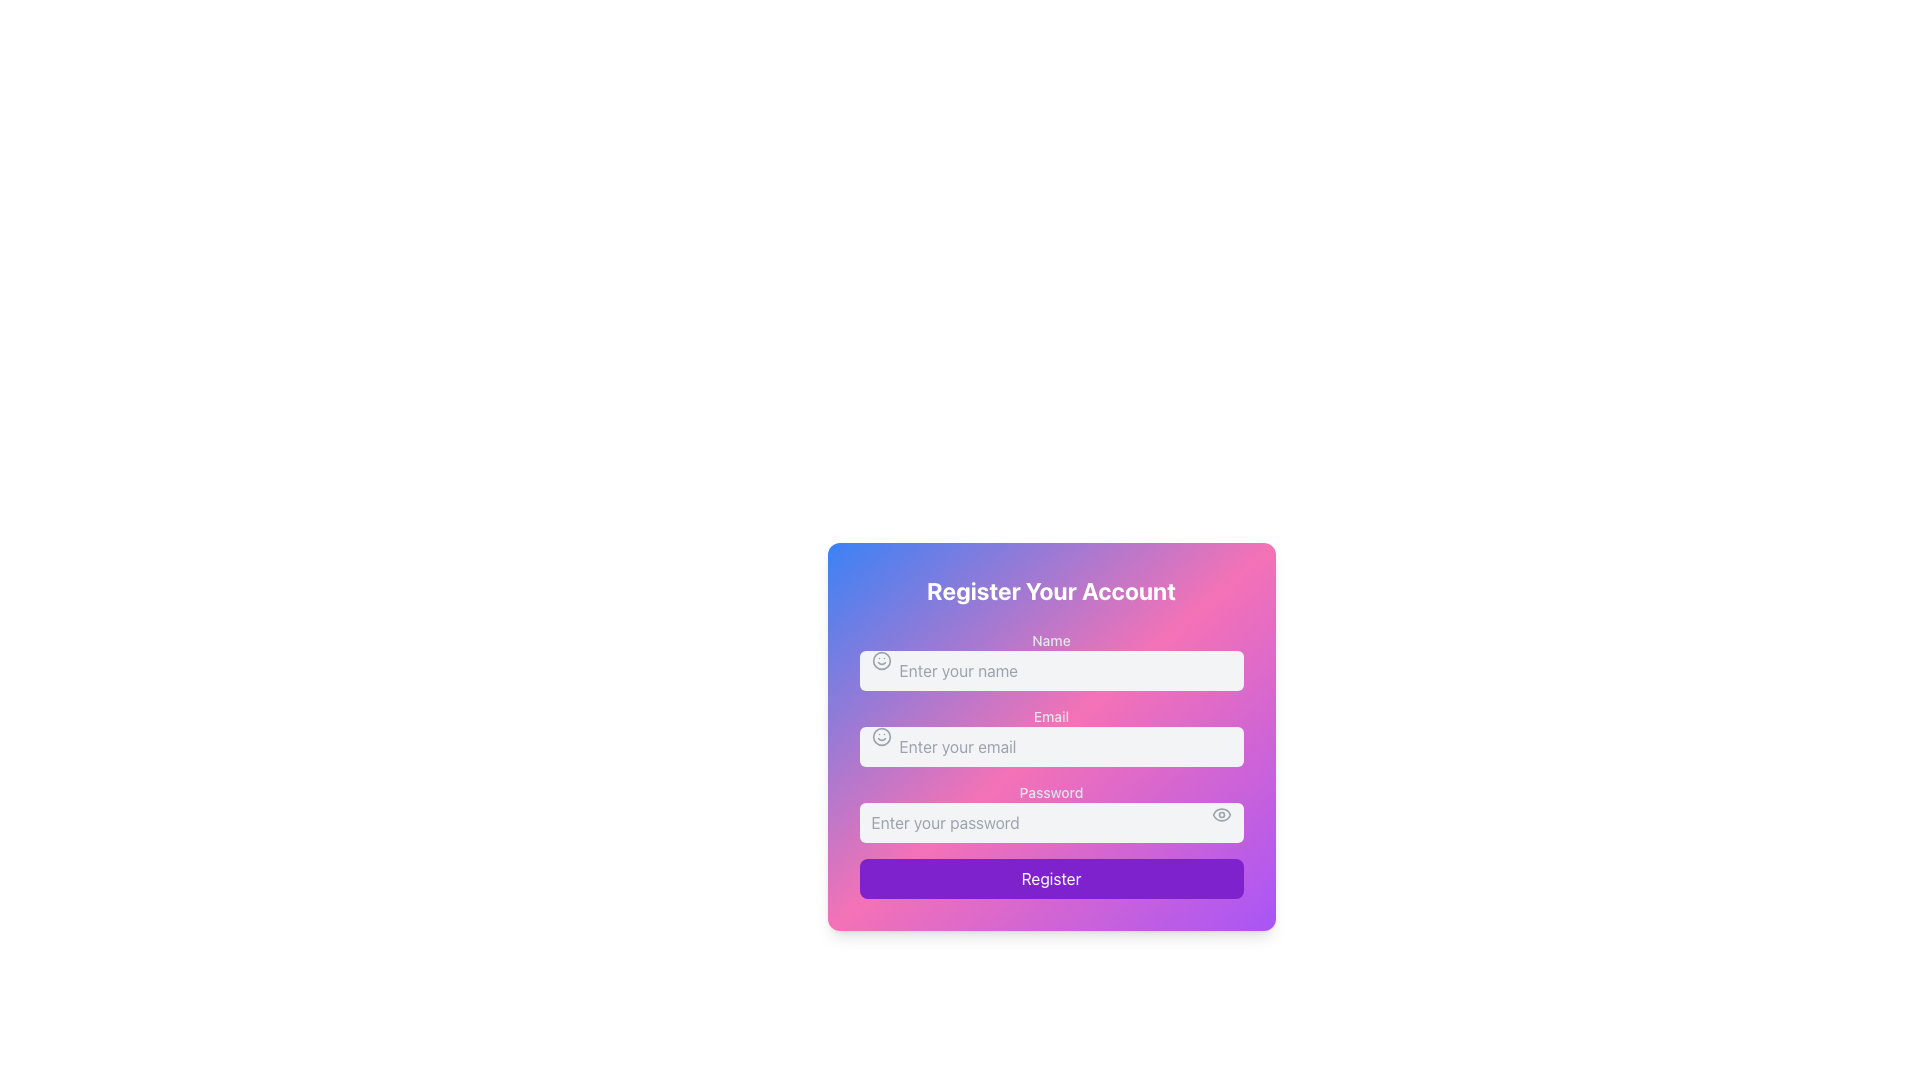  What do you see at coordinates (1050, 792) in the screenshot?
I see `the password label that indicates the input field for entering a password, positioned above the corresponding password input field in the form` at bounding box center [1050, 792].